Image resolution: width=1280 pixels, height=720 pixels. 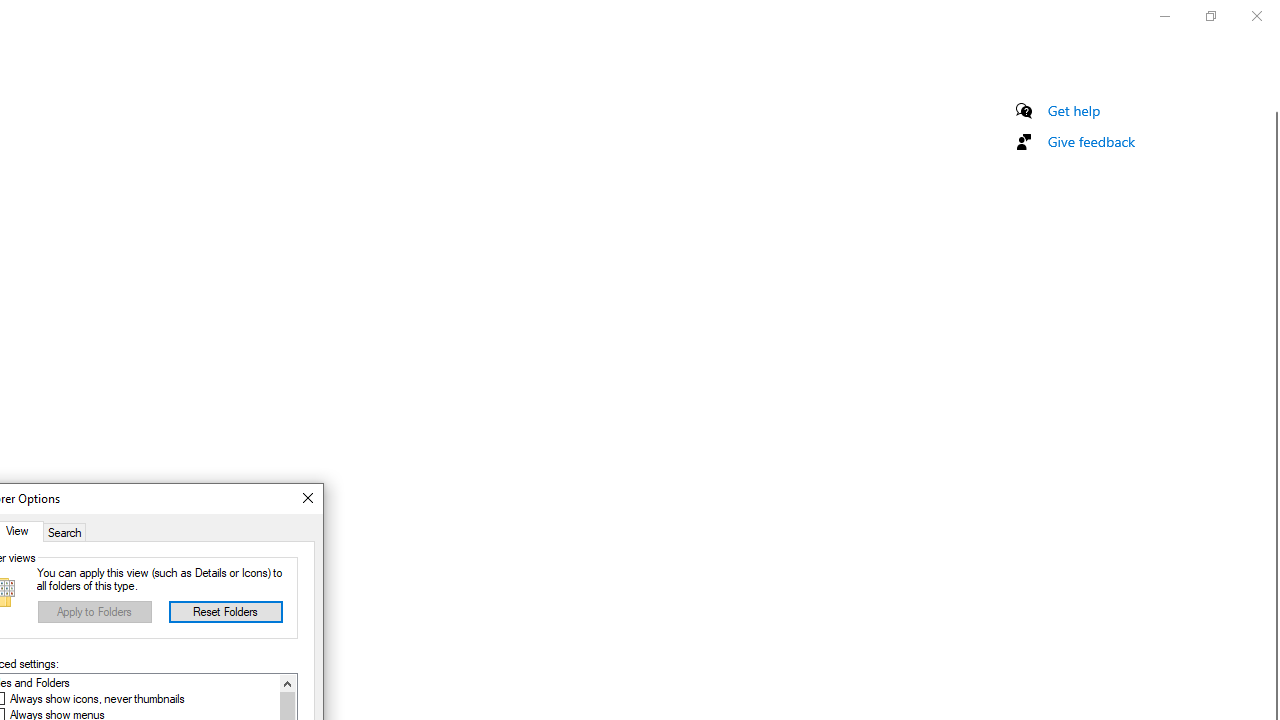 What do you see at coordinates (286, 682) in the screenshot?
I see `'Line up'` at bounding box center [286, 682].